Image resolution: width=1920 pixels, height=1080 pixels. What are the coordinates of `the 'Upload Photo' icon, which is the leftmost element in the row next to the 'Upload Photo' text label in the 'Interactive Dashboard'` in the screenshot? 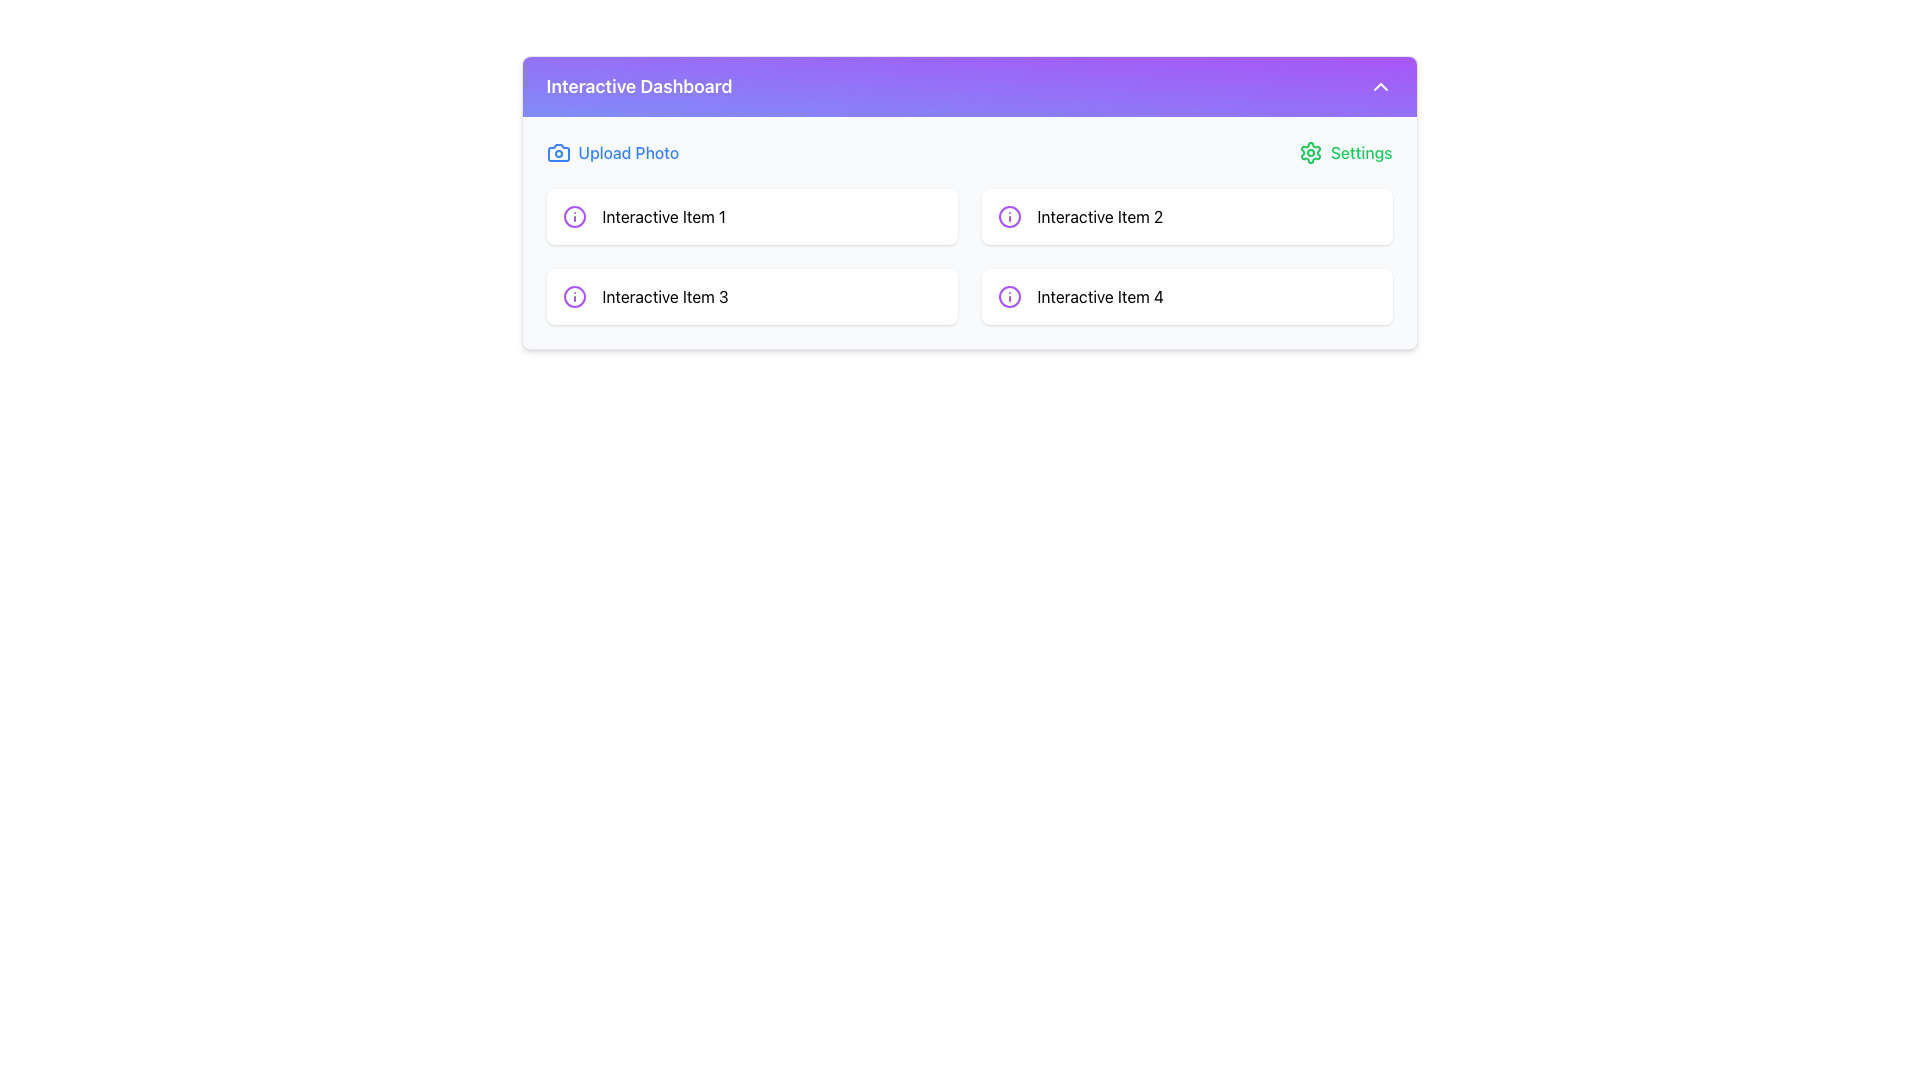 It's located at (558, 152).